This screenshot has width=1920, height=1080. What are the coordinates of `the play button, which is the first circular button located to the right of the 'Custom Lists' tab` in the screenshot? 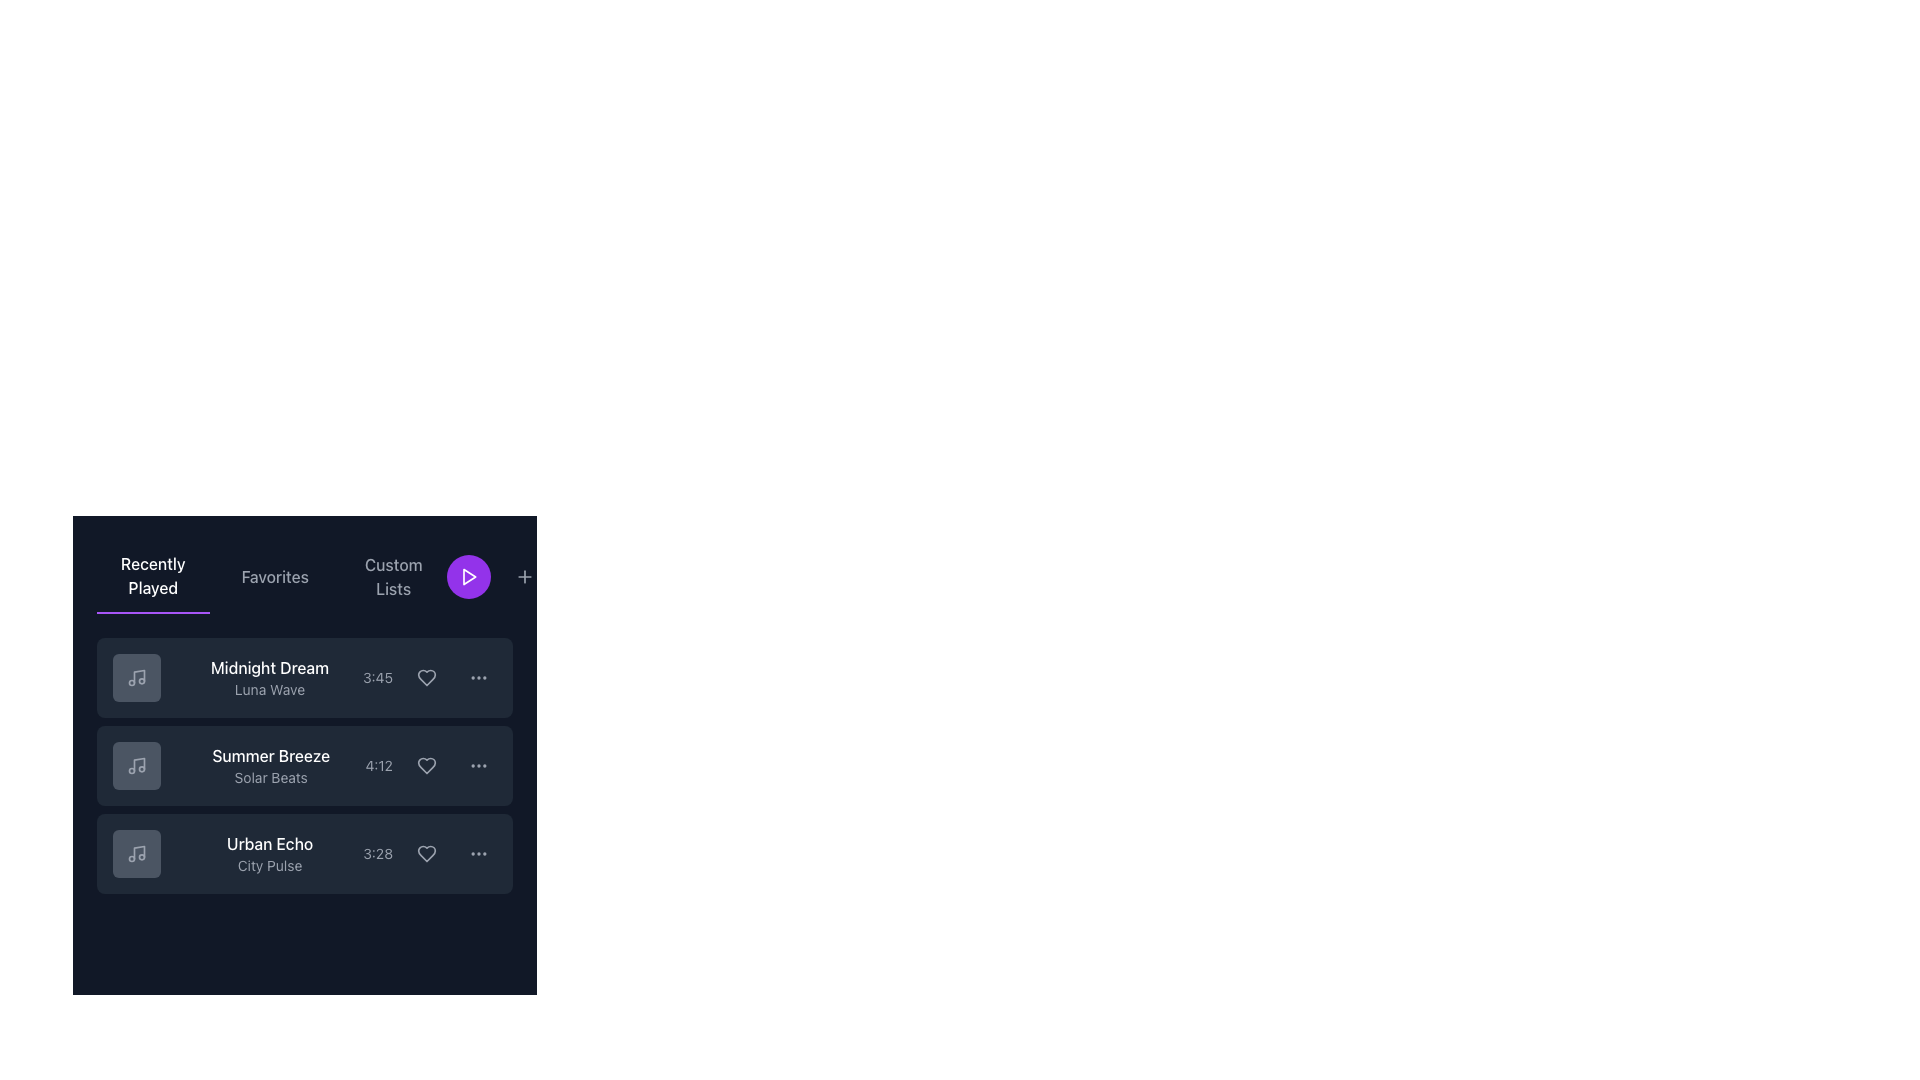 It's located at (467, 577).